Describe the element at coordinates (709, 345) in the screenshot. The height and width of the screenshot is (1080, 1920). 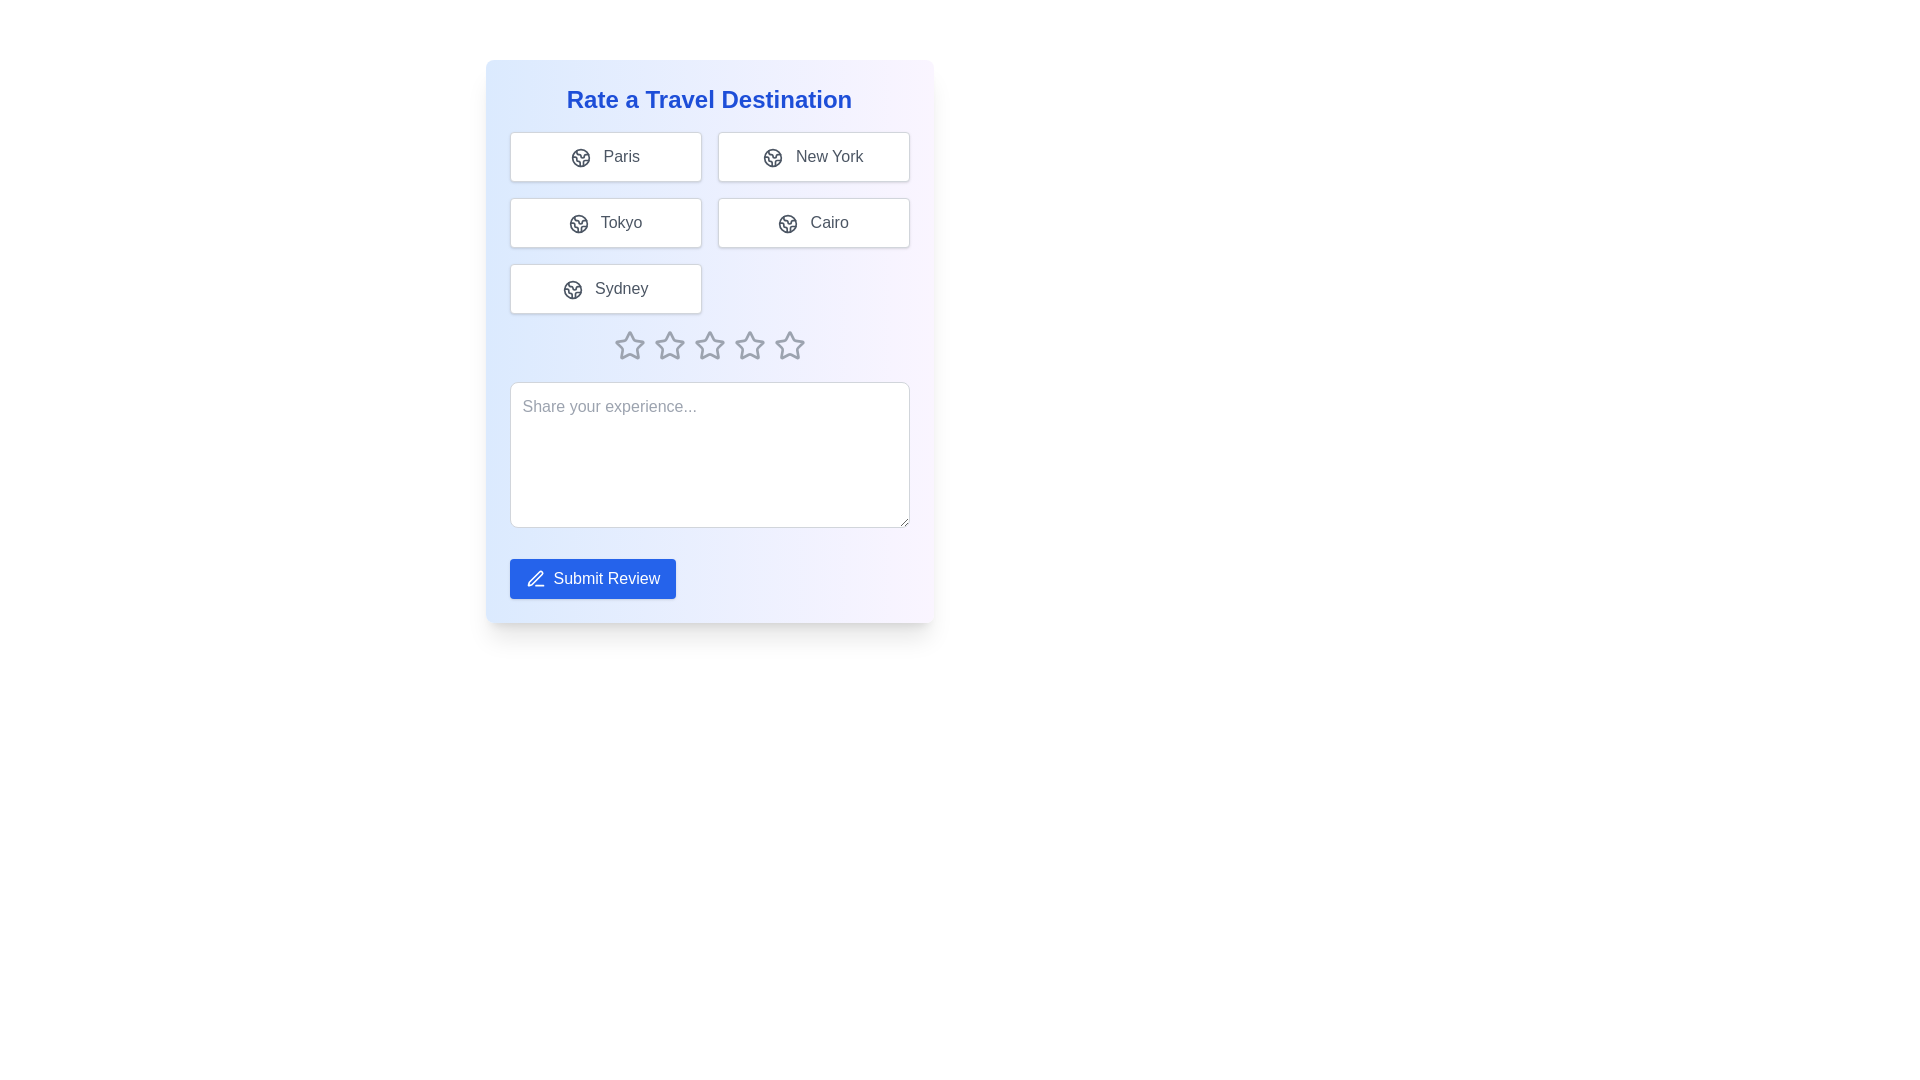
I see `the fourth star icon in the horizontal rating panel` at that location.